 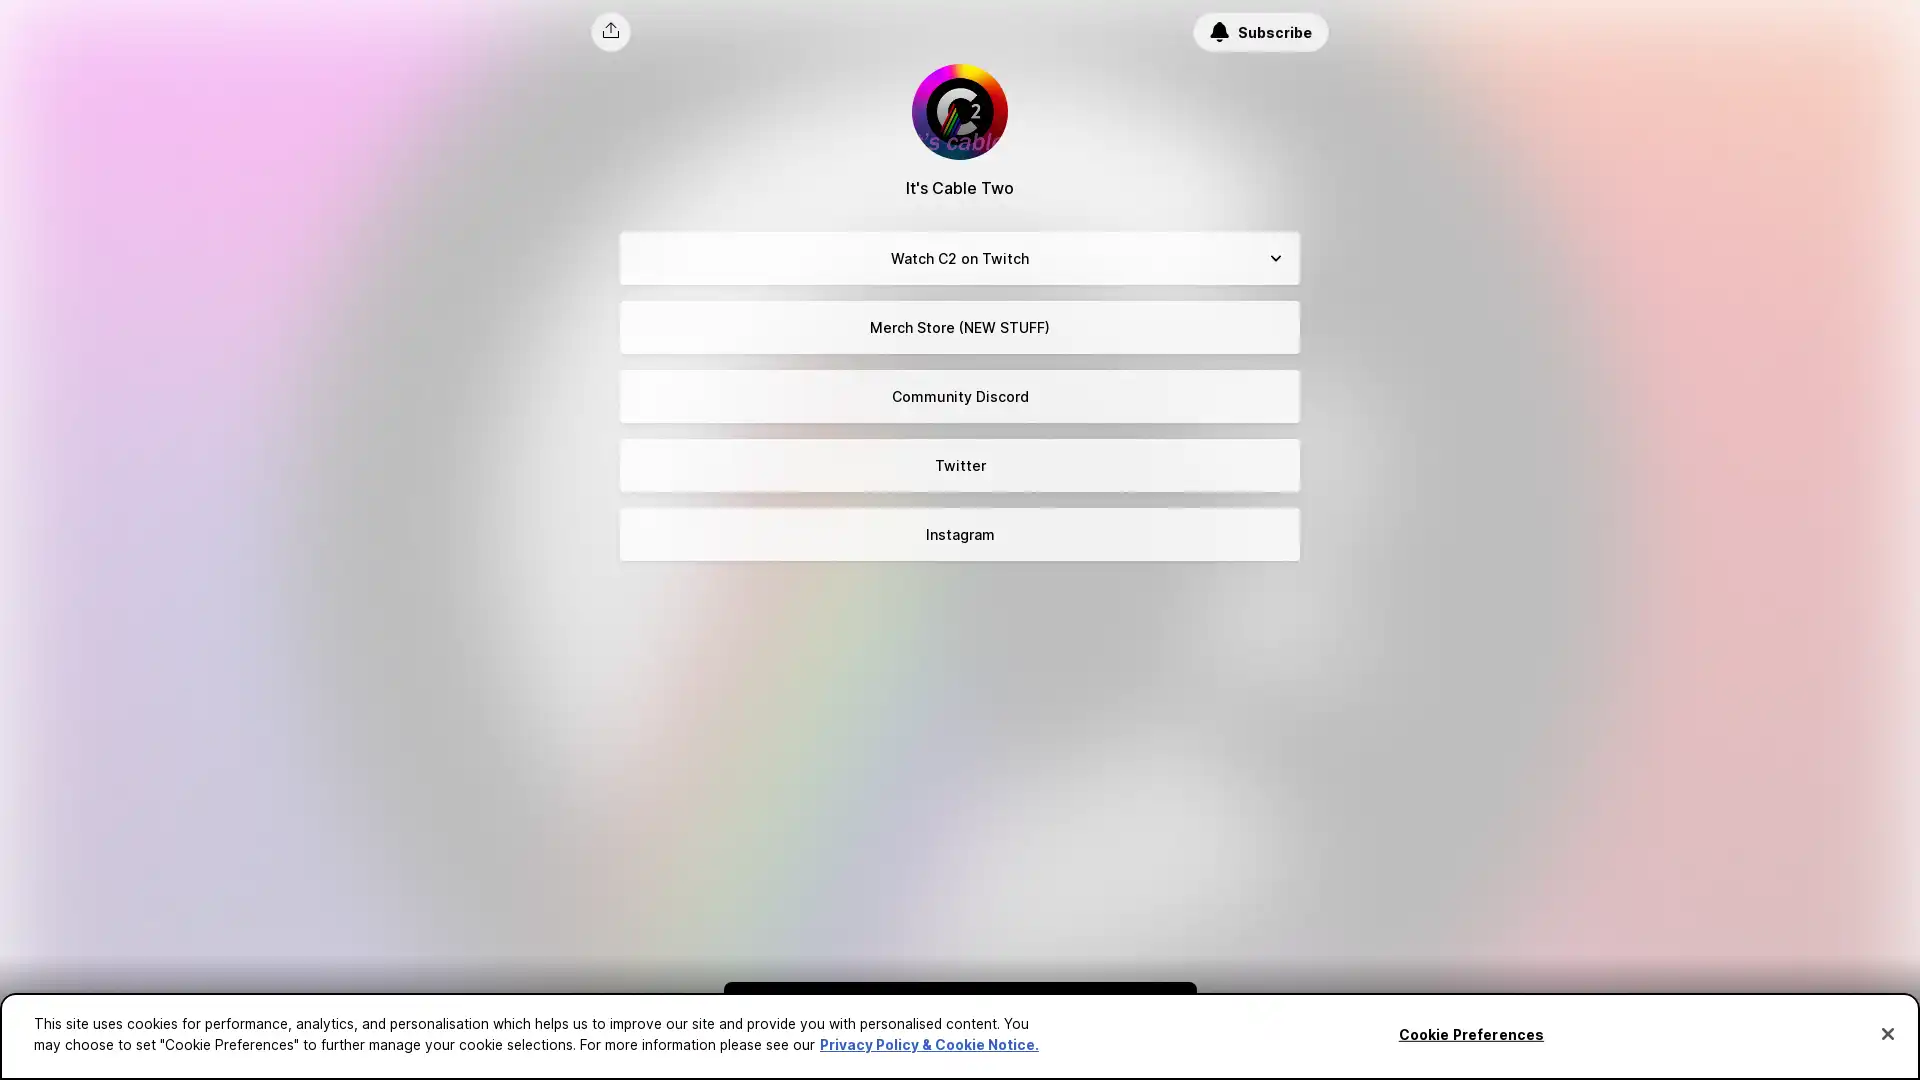 What do you see at coordinates (1260, 31) in the screenshot?
I see `Subscribe` at bounding box center [1260, 31].